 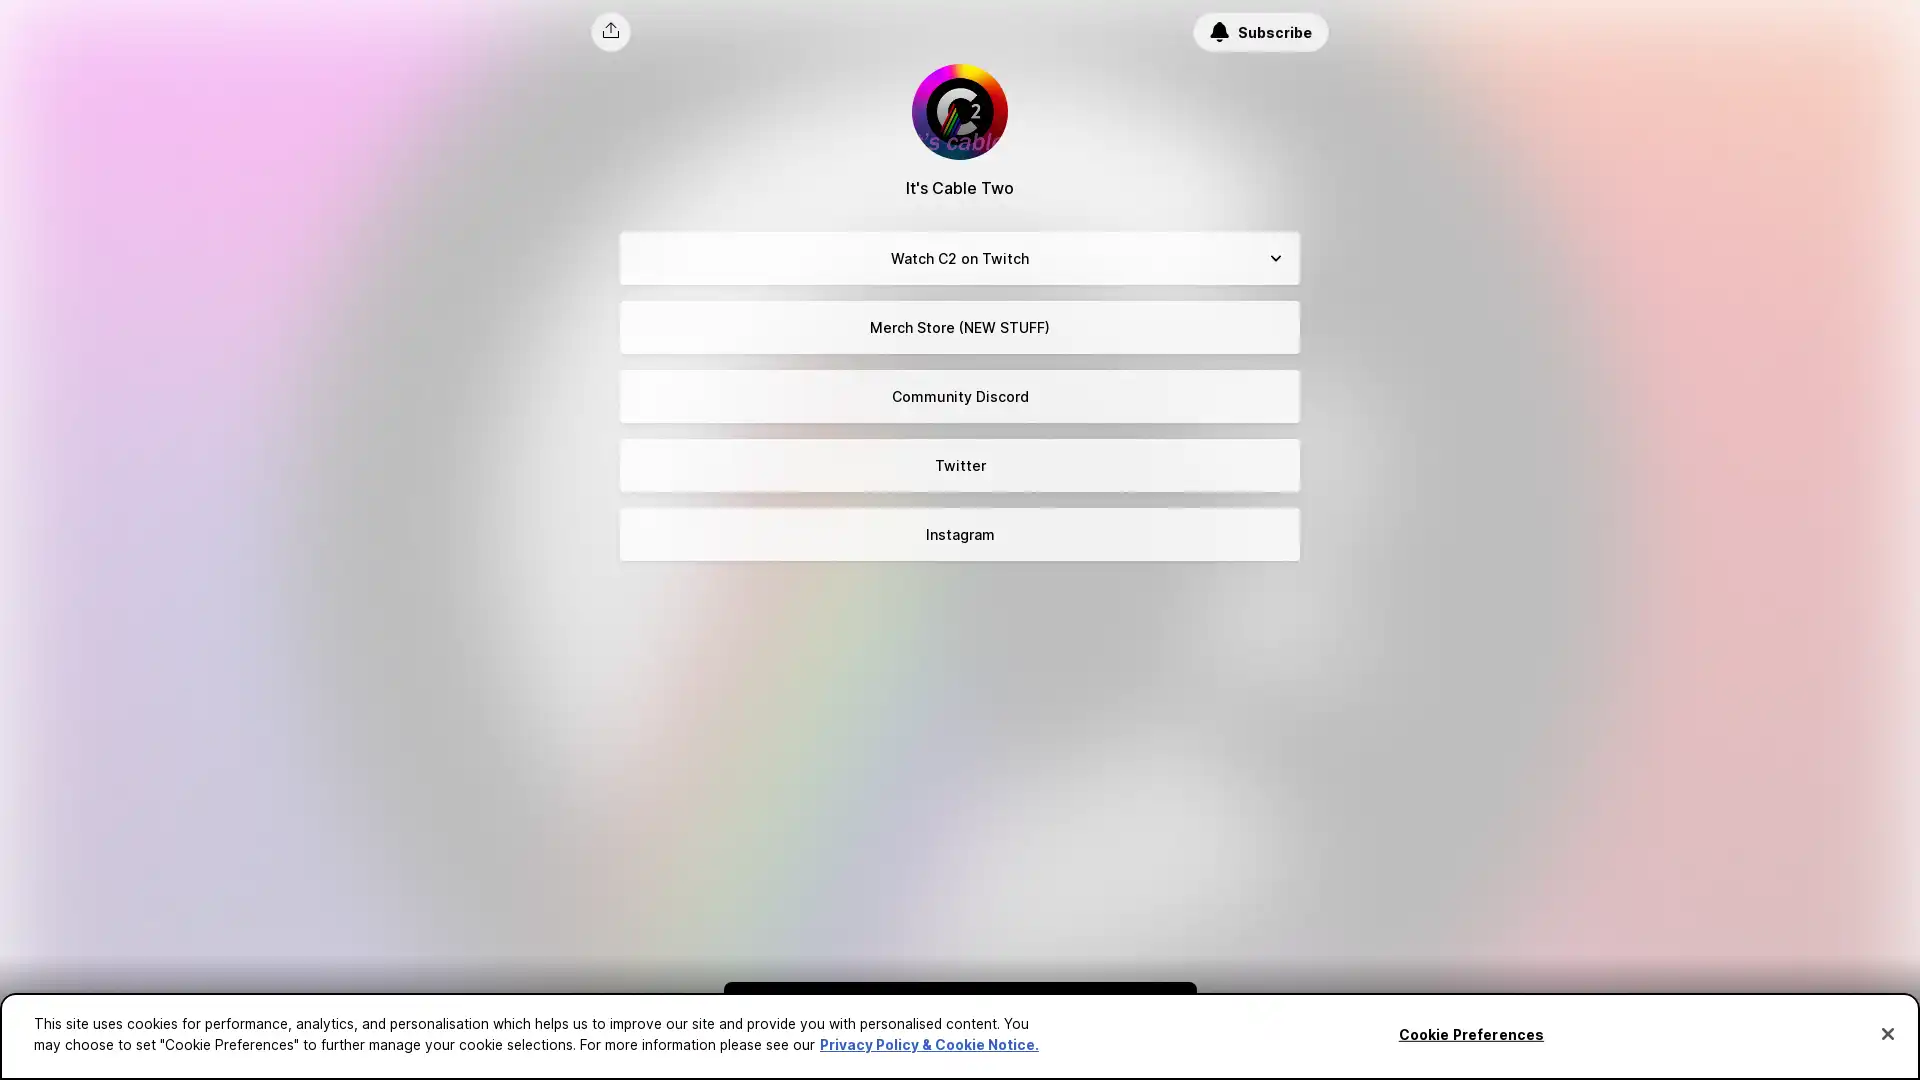 What do you see at coordinates (1260, 31) in the screenshot?
I see `Subscribe` at bounding box center [1260, 31].